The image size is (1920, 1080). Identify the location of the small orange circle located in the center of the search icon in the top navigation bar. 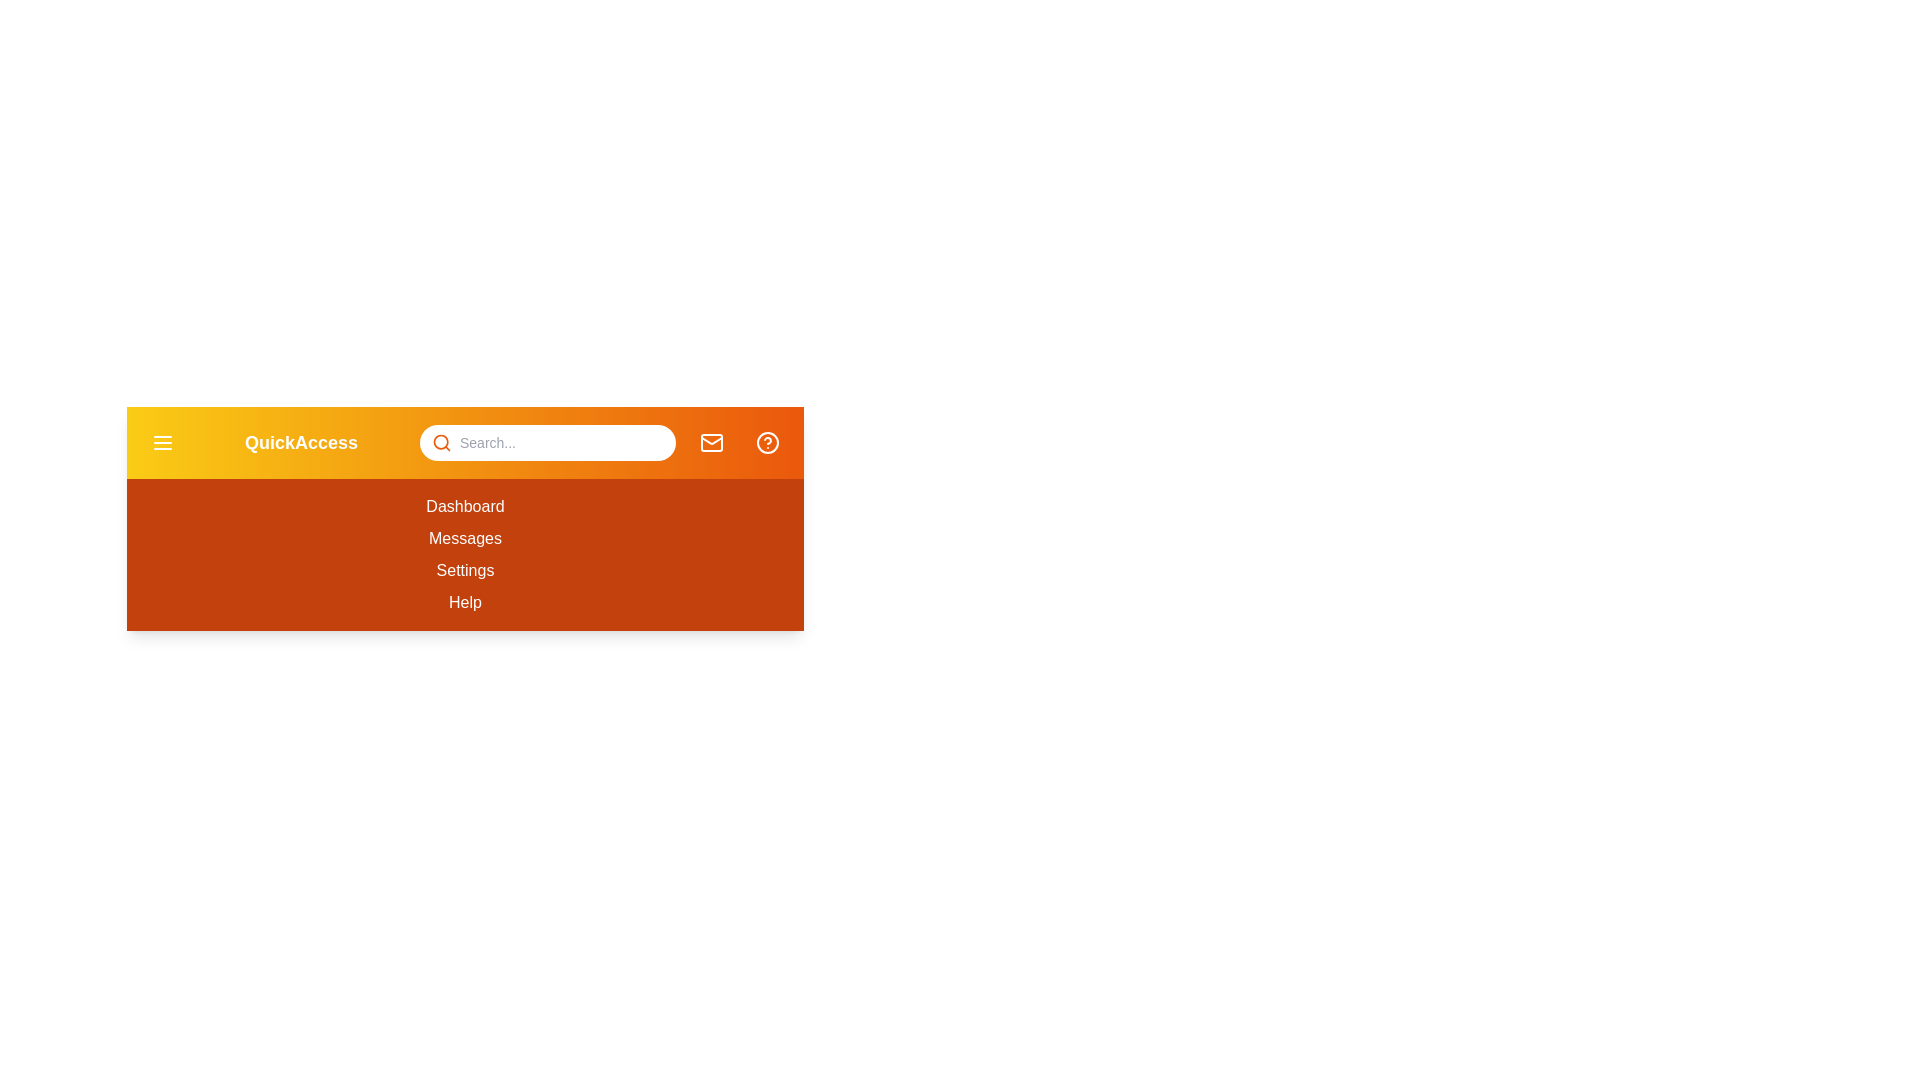
(440, 441).